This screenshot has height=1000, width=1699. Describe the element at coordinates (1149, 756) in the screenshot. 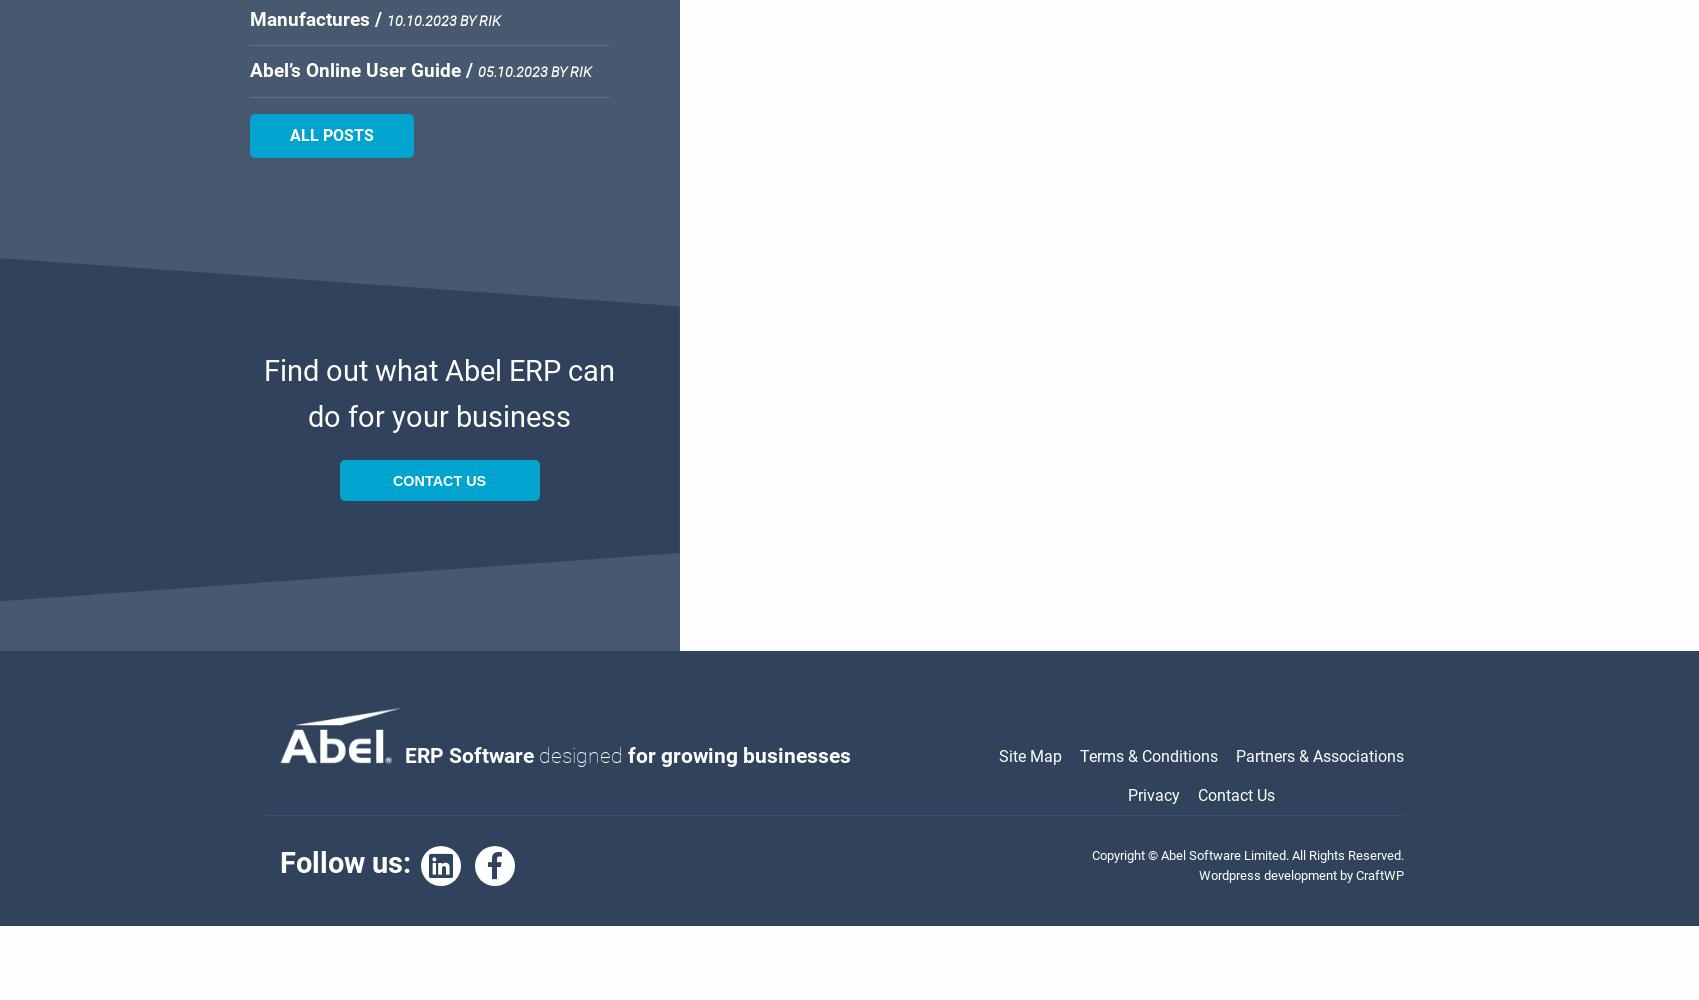

I see `'Terms & Conditions'` at that location.